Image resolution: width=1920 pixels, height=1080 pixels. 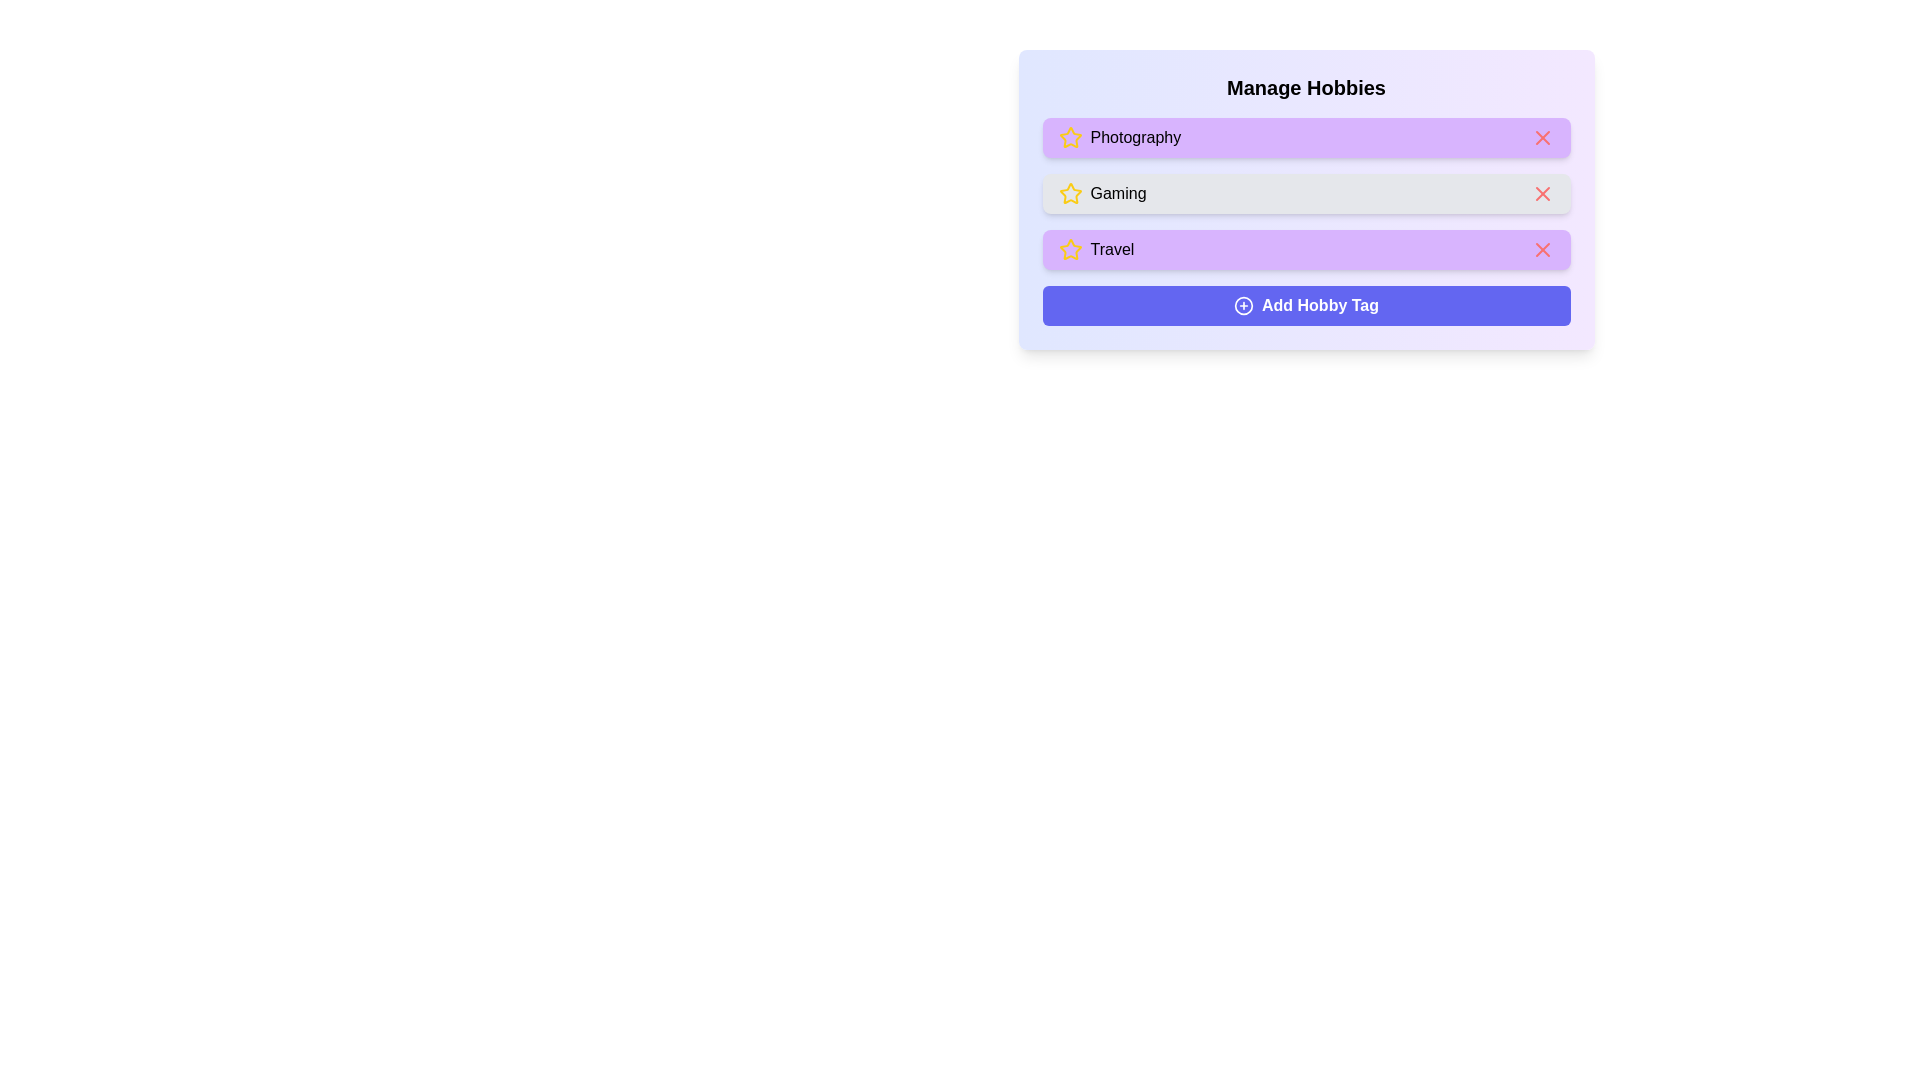 What do you see at coordinates (1541, 193) in the screenshot?
I see `'X' icon to remove the hobby tag 'Gaming'` at bounding box center [1541, 193].